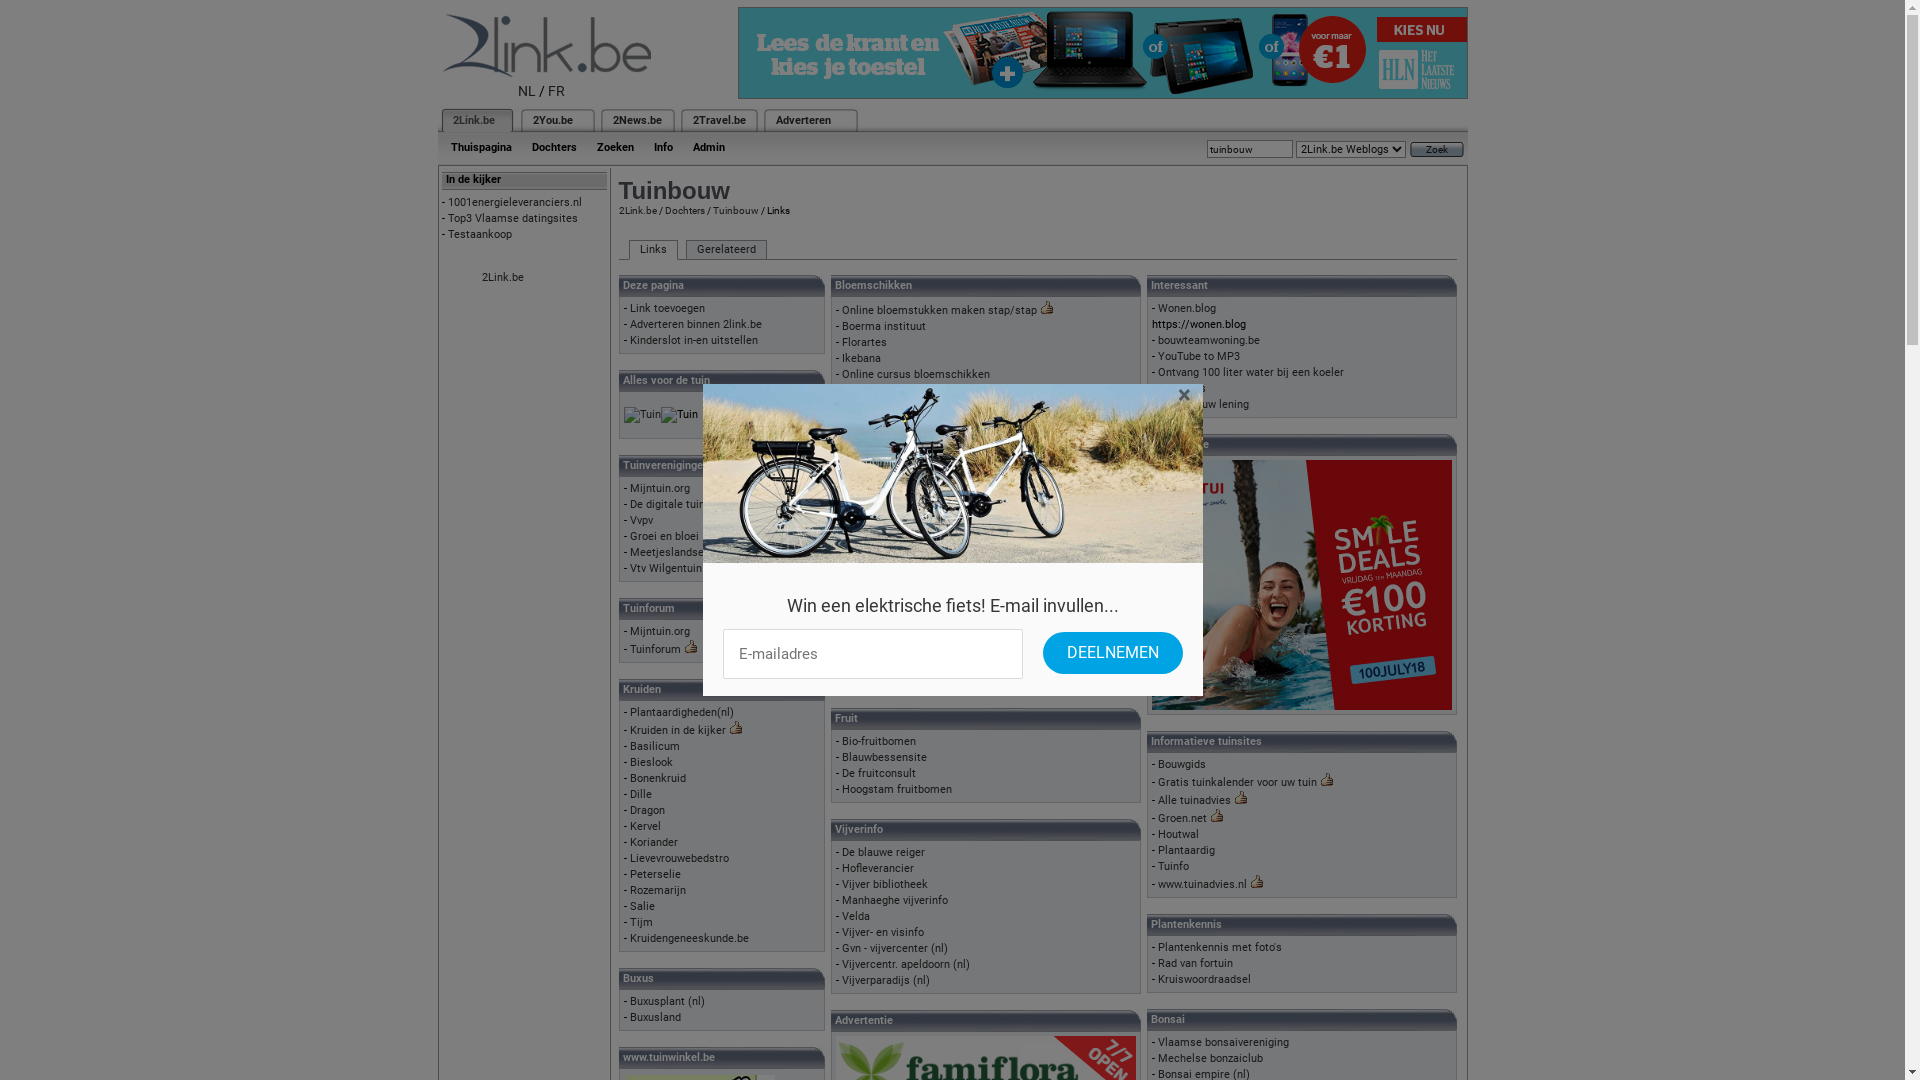  I want to click on 'Vlaamse bonsaivereniging', so click(1222, 1041).